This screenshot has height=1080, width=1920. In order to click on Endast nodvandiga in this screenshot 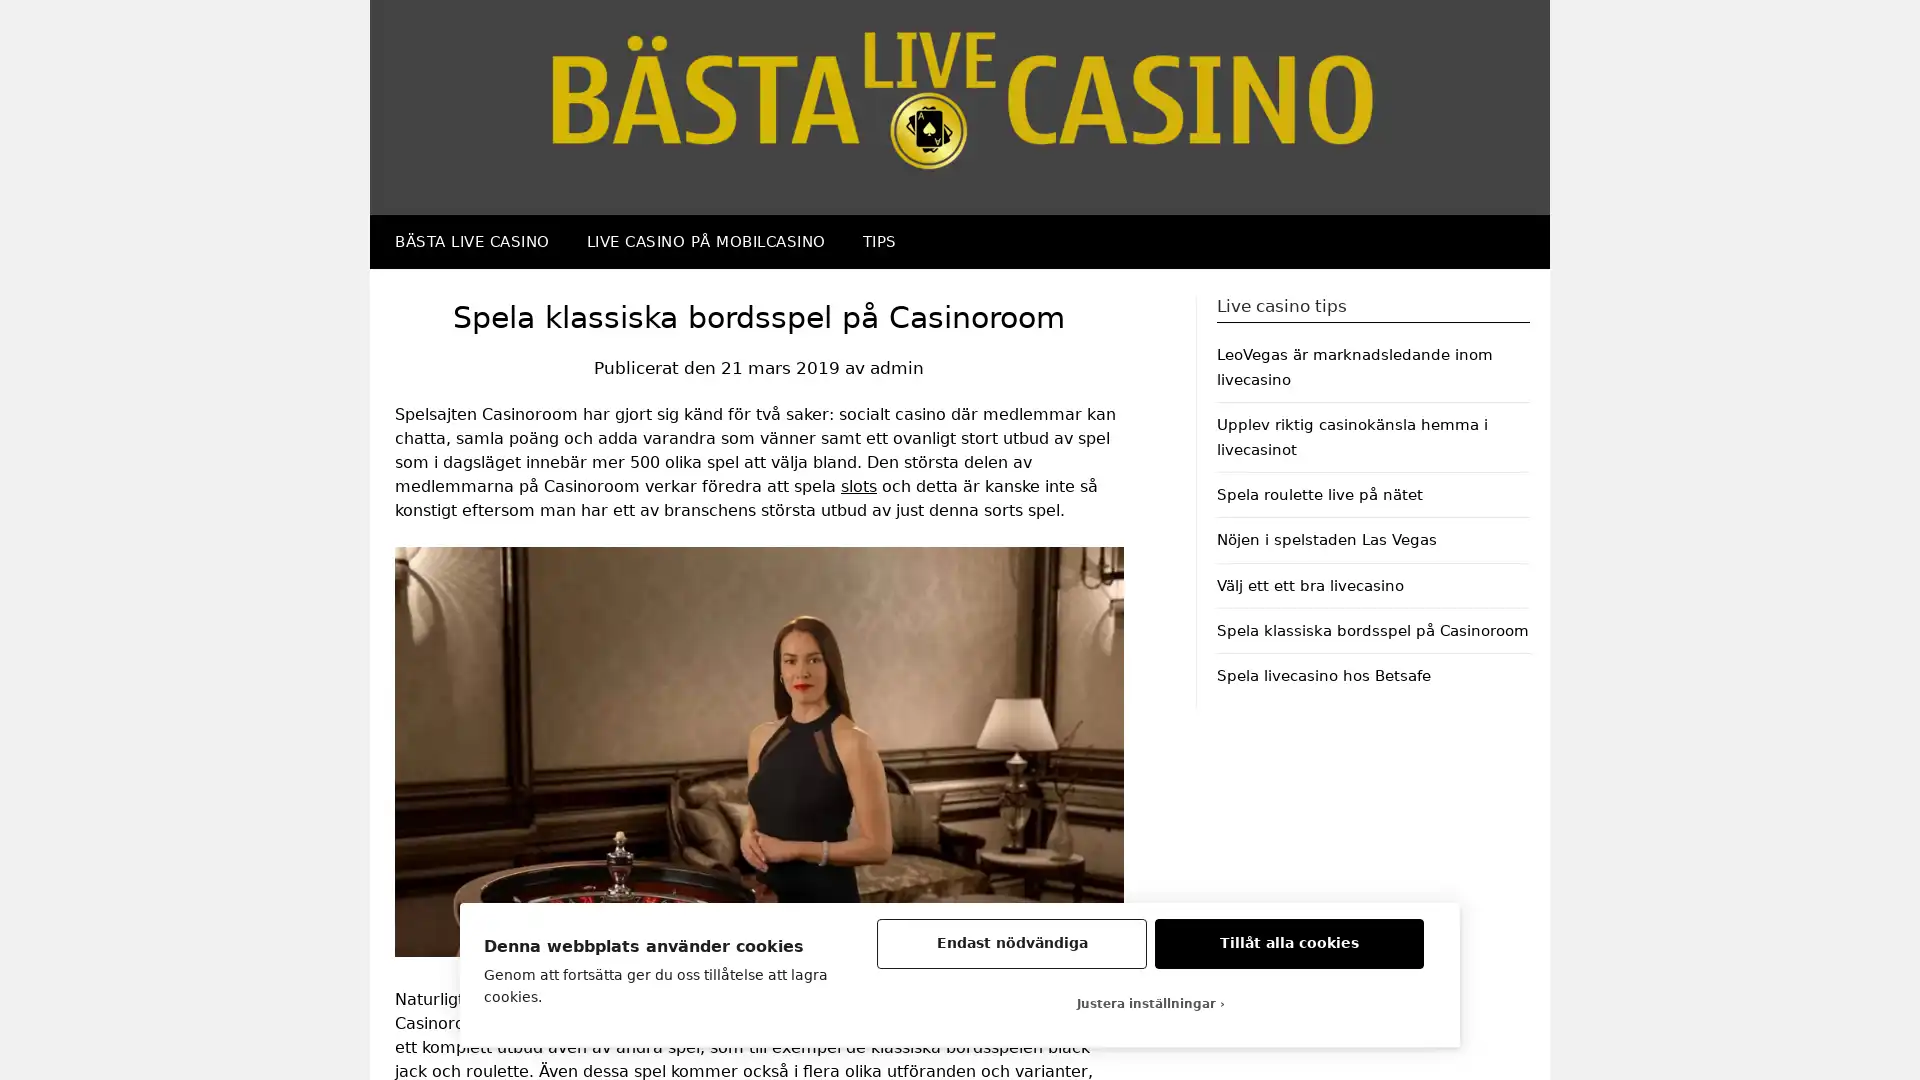, I will do `click(1011, 944)`.